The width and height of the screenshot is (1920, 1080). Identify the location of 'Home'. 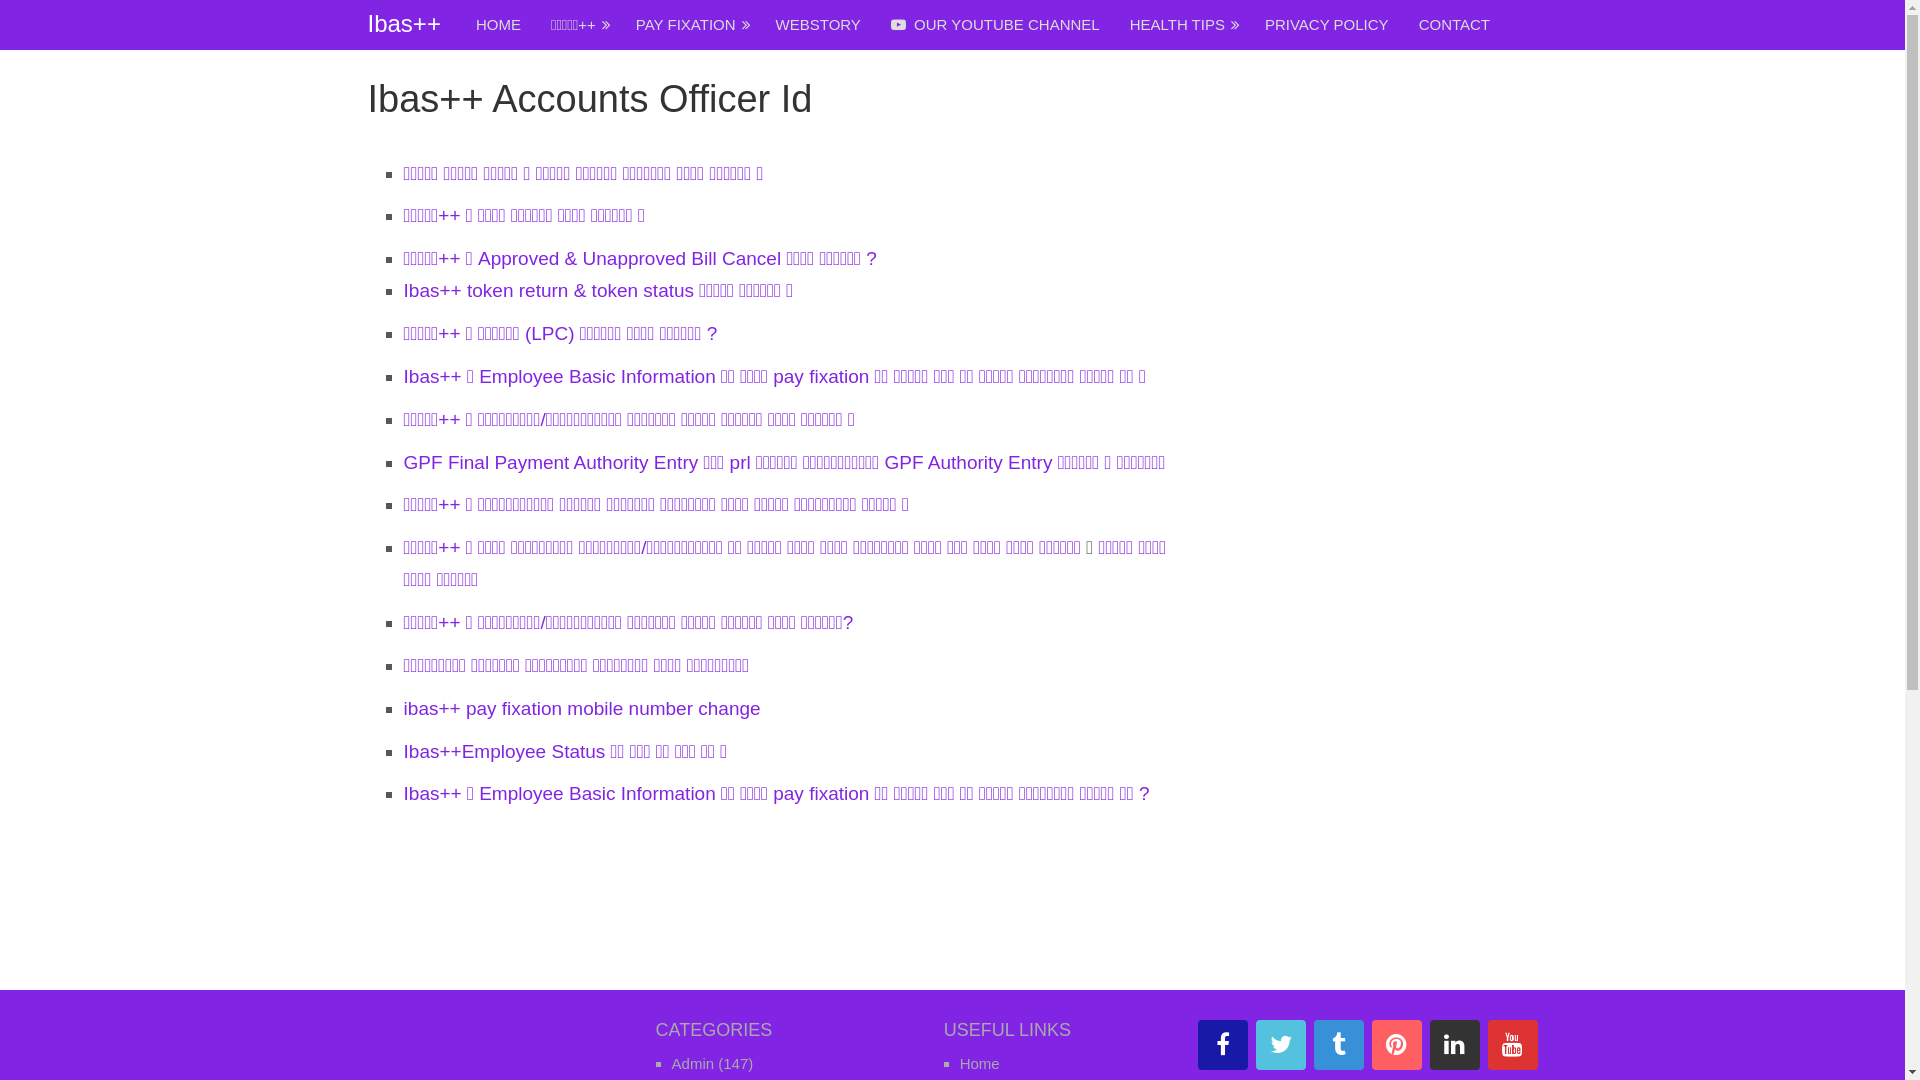
(979, 1062).